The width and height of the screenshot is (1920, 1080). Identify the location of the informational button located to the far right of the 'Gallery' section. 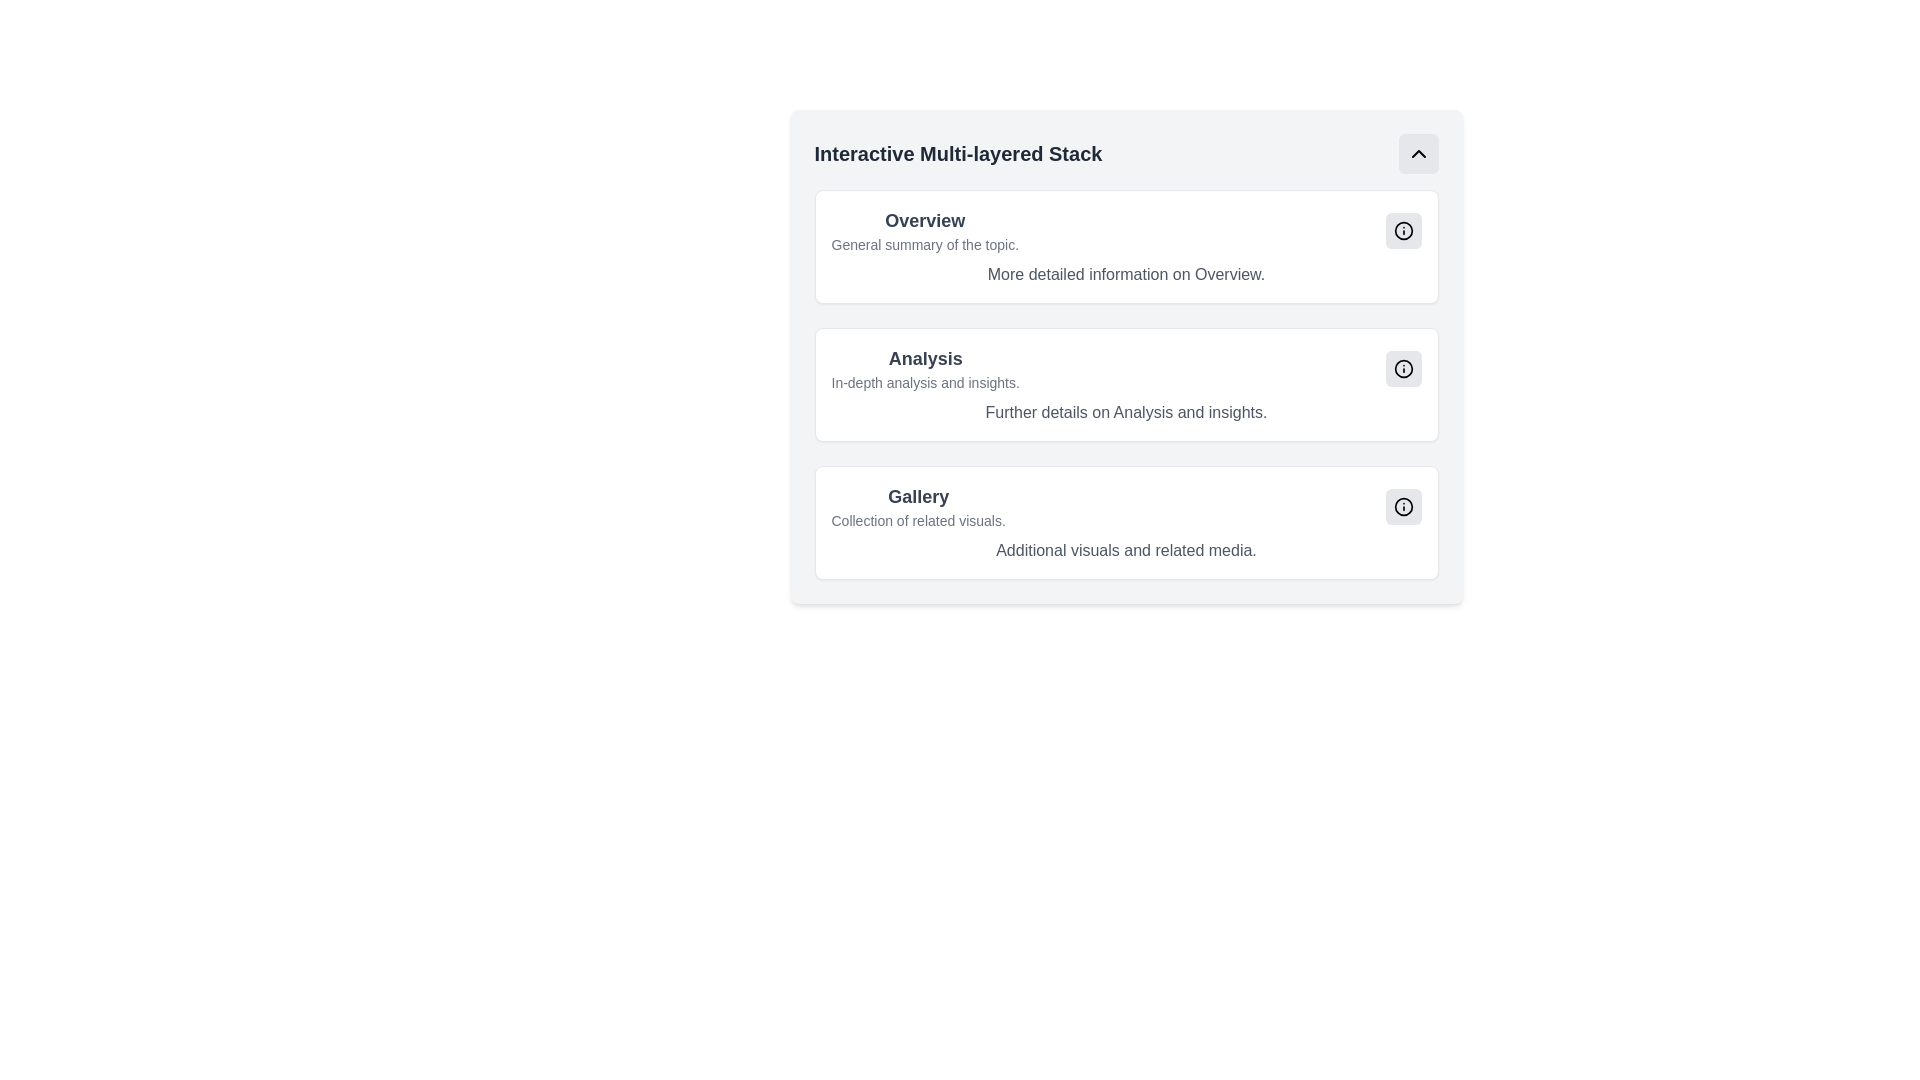
(1402, 505).